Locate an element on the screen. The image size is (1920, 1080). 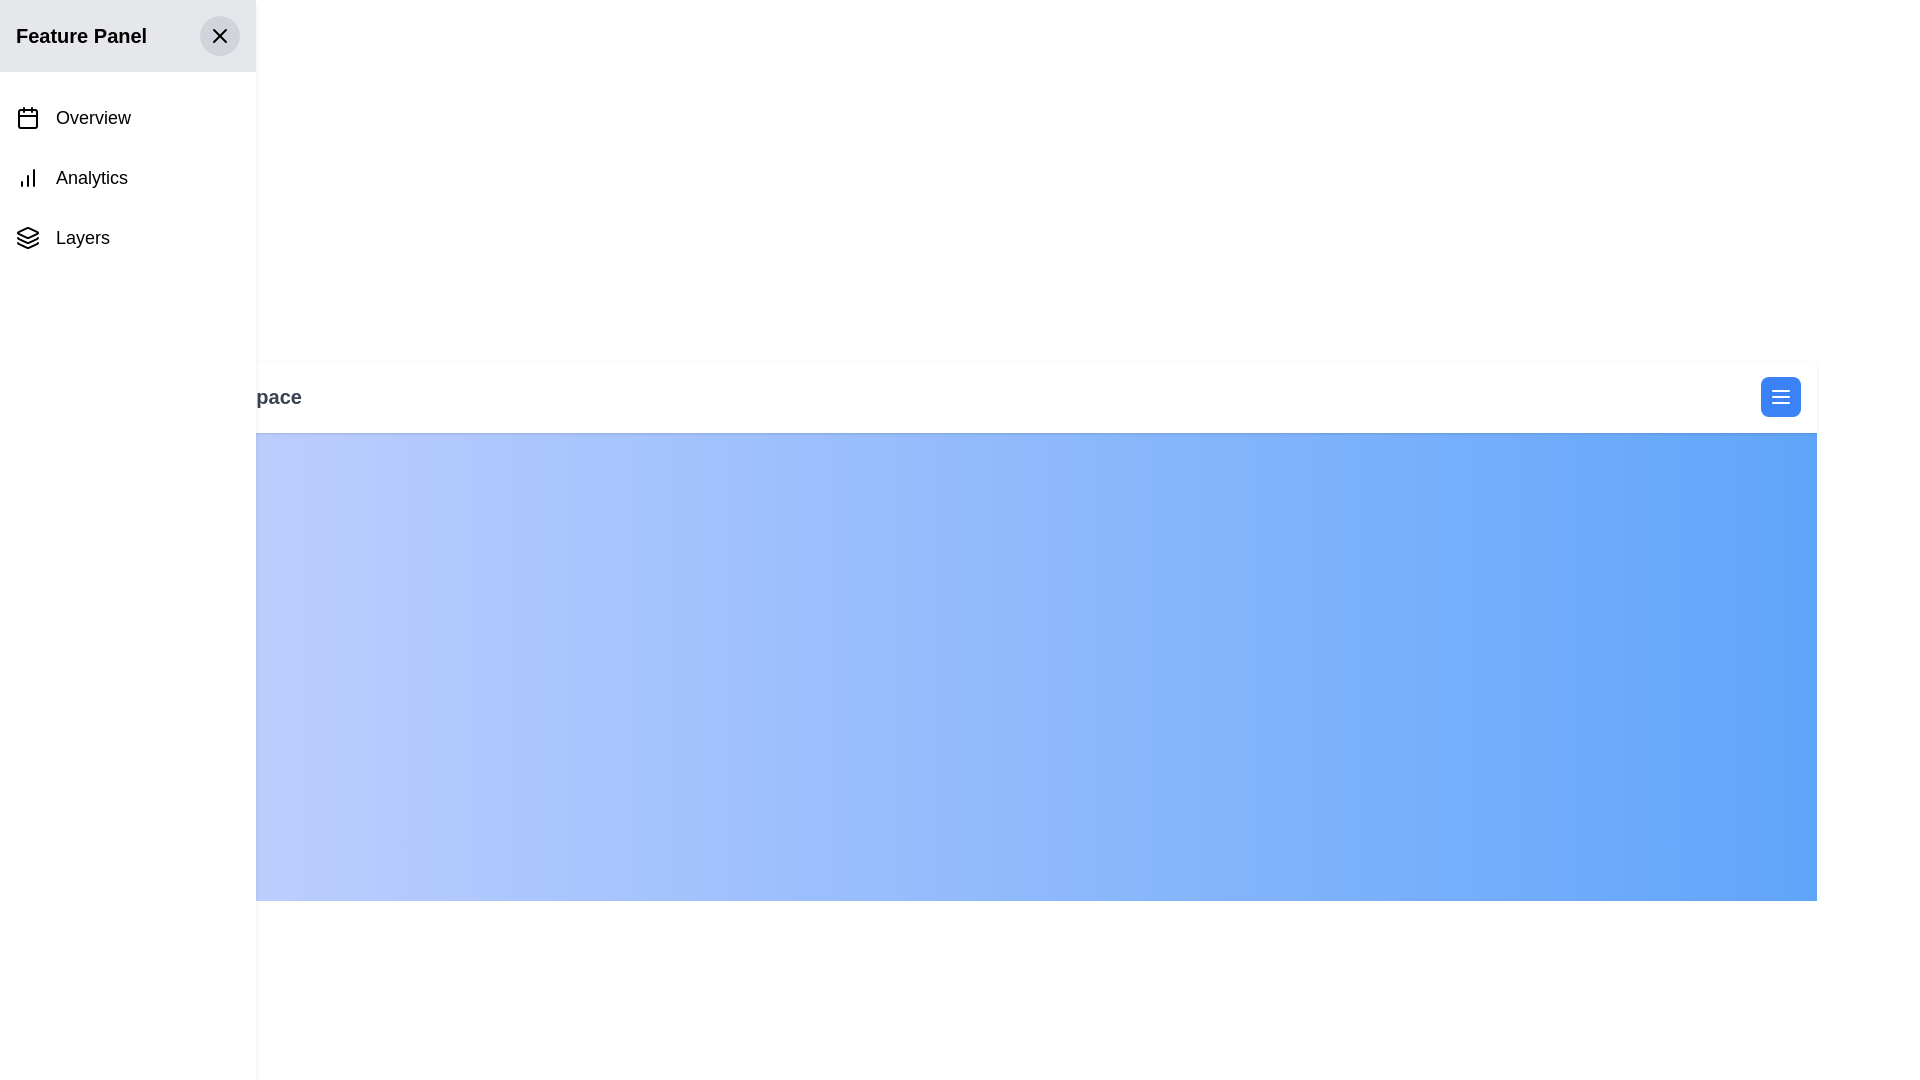
the toggle button located at the far right end of the header section is located at coordinates (1780, 397).